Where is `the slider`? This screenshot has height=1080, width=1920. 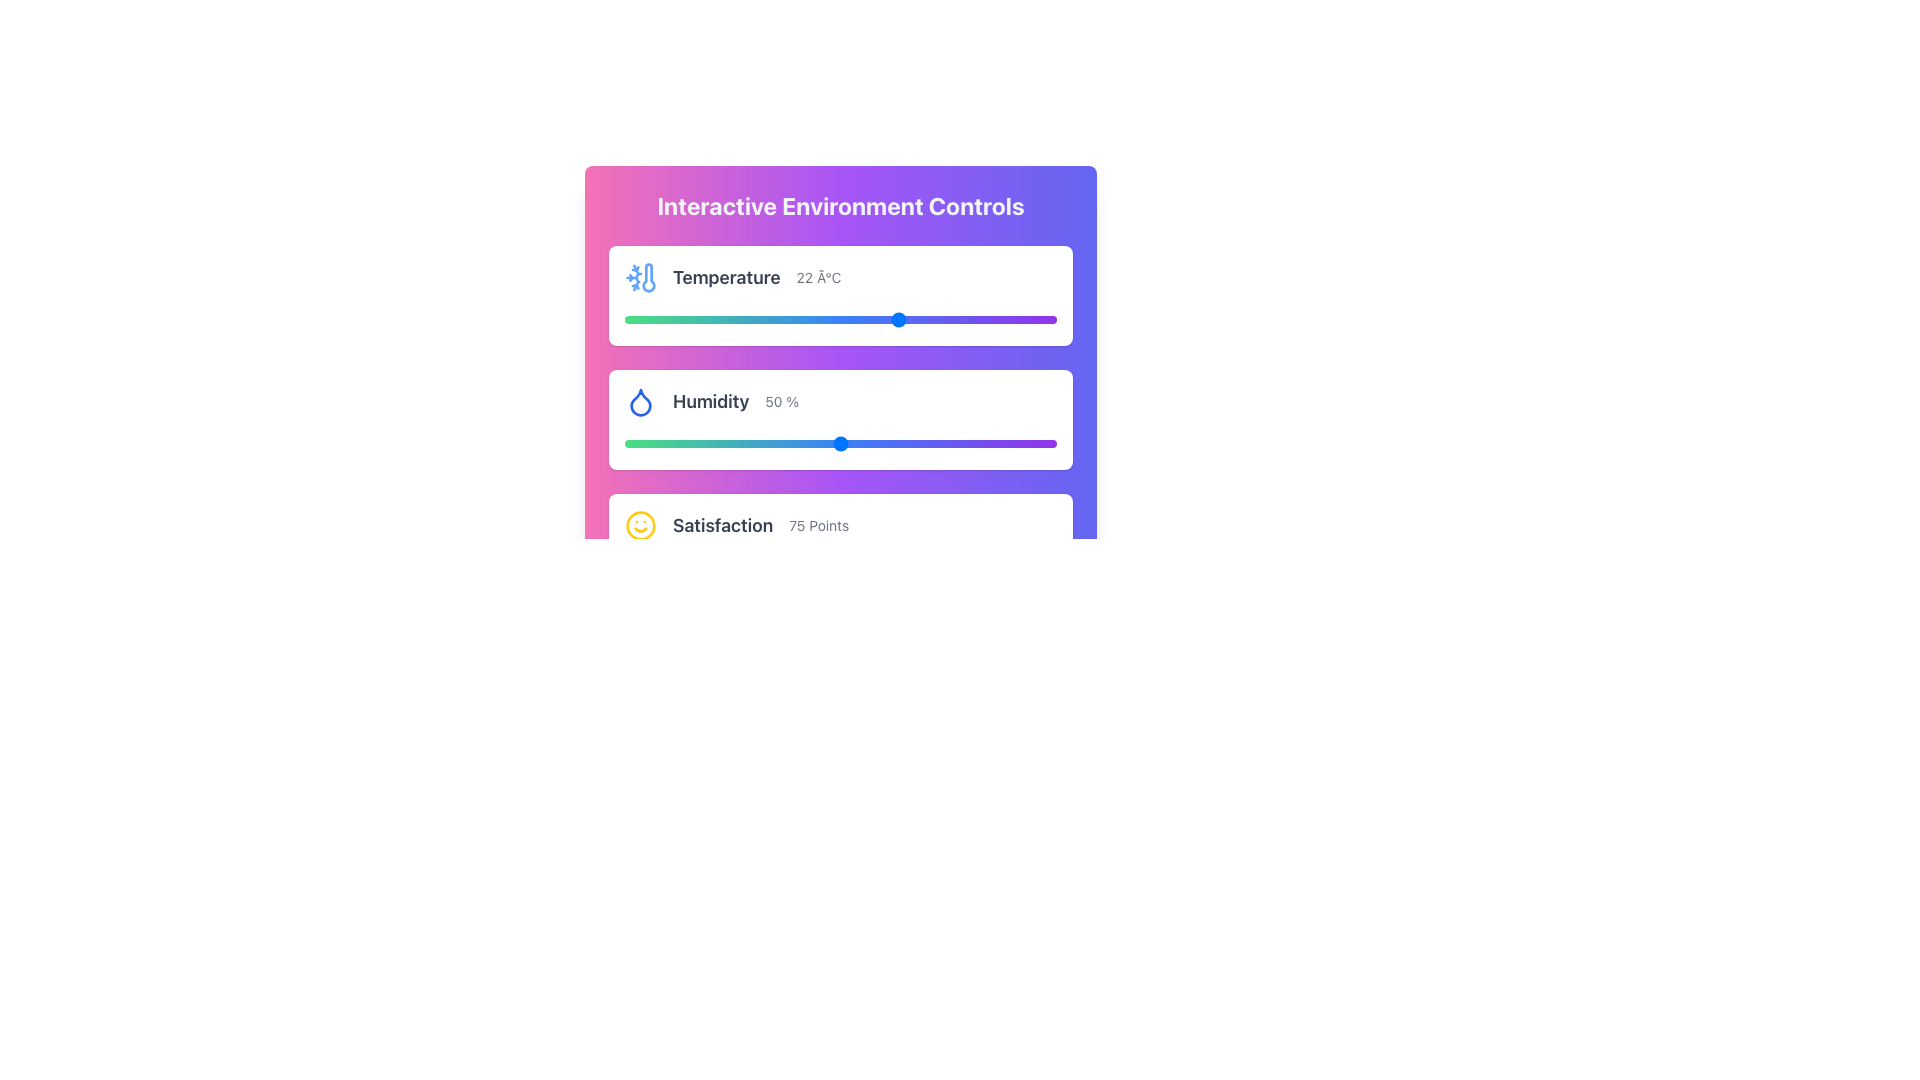
the slider is located at coordinates (1039, 319).